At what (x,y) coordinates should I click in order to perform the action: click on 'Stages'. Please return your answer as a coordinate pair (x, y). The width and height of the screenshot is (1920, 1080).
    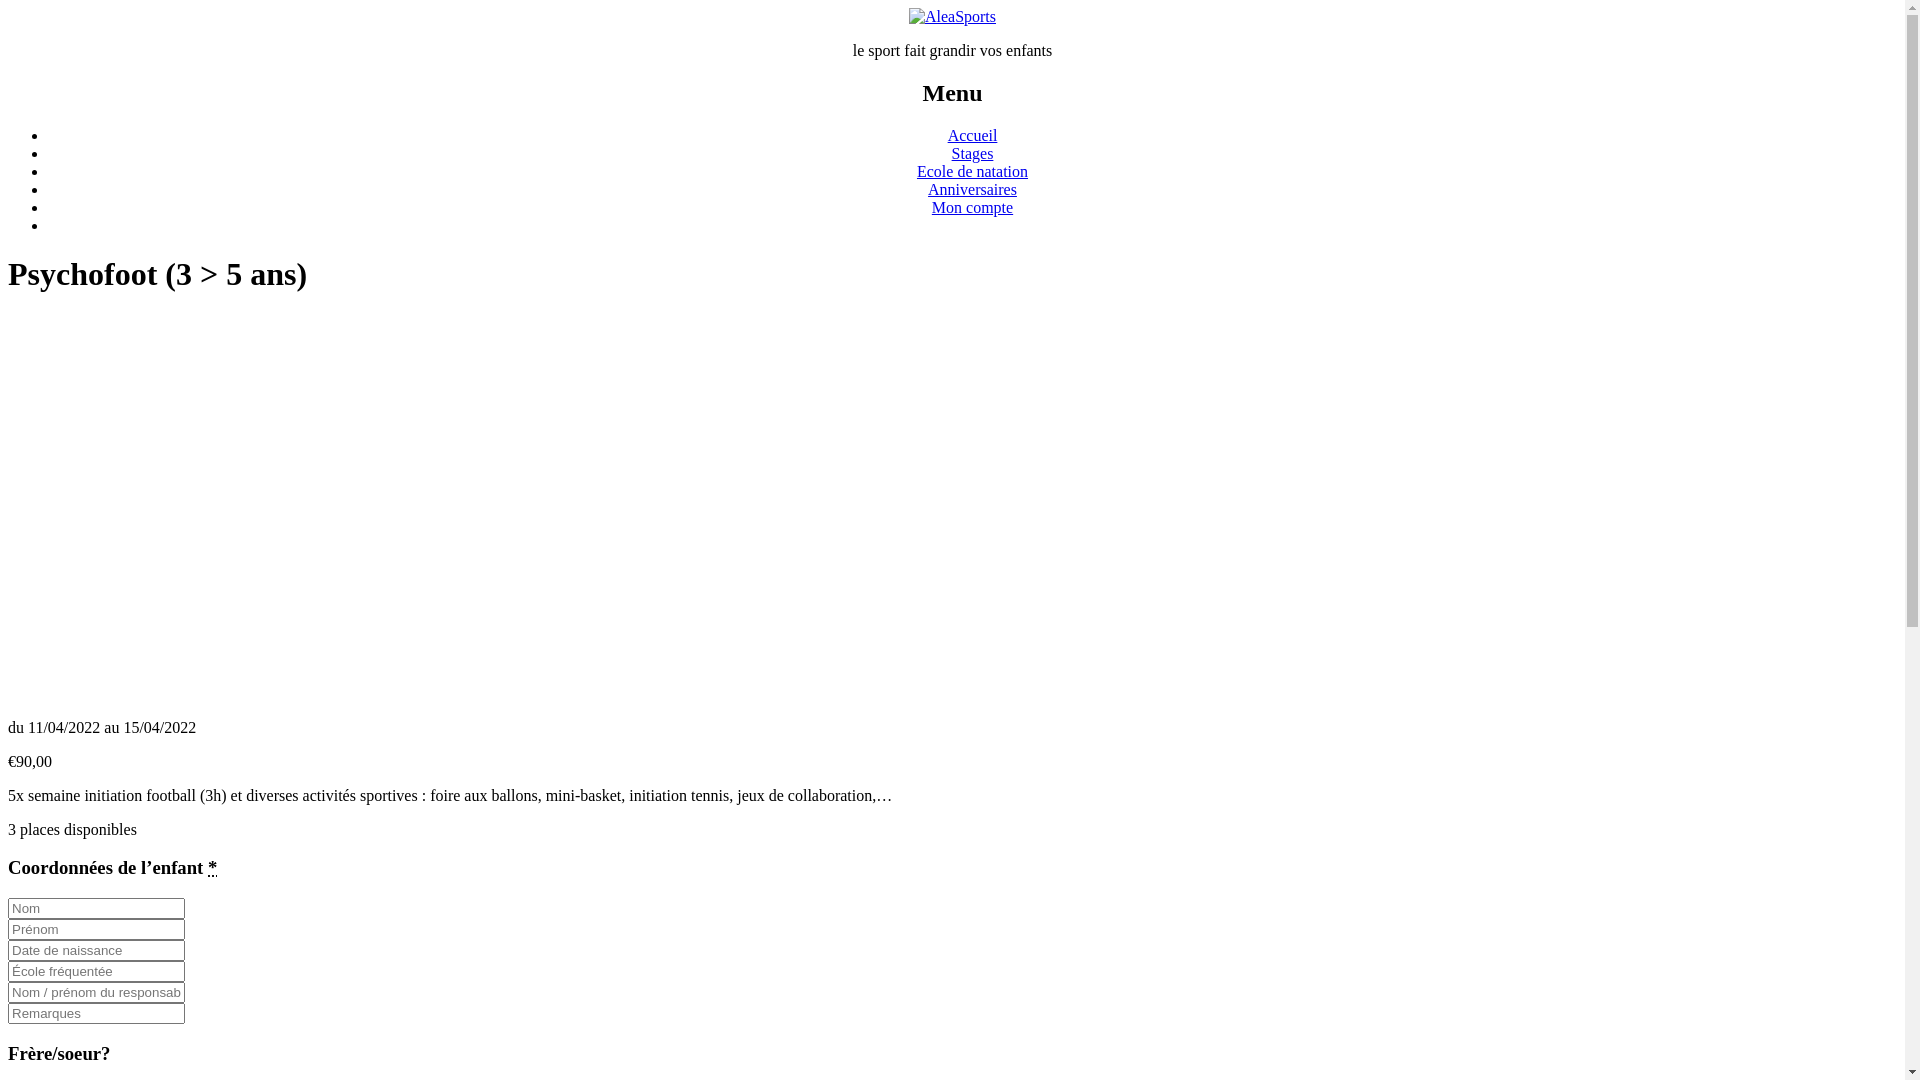
    Looking at the image, I should click on (973, 152).